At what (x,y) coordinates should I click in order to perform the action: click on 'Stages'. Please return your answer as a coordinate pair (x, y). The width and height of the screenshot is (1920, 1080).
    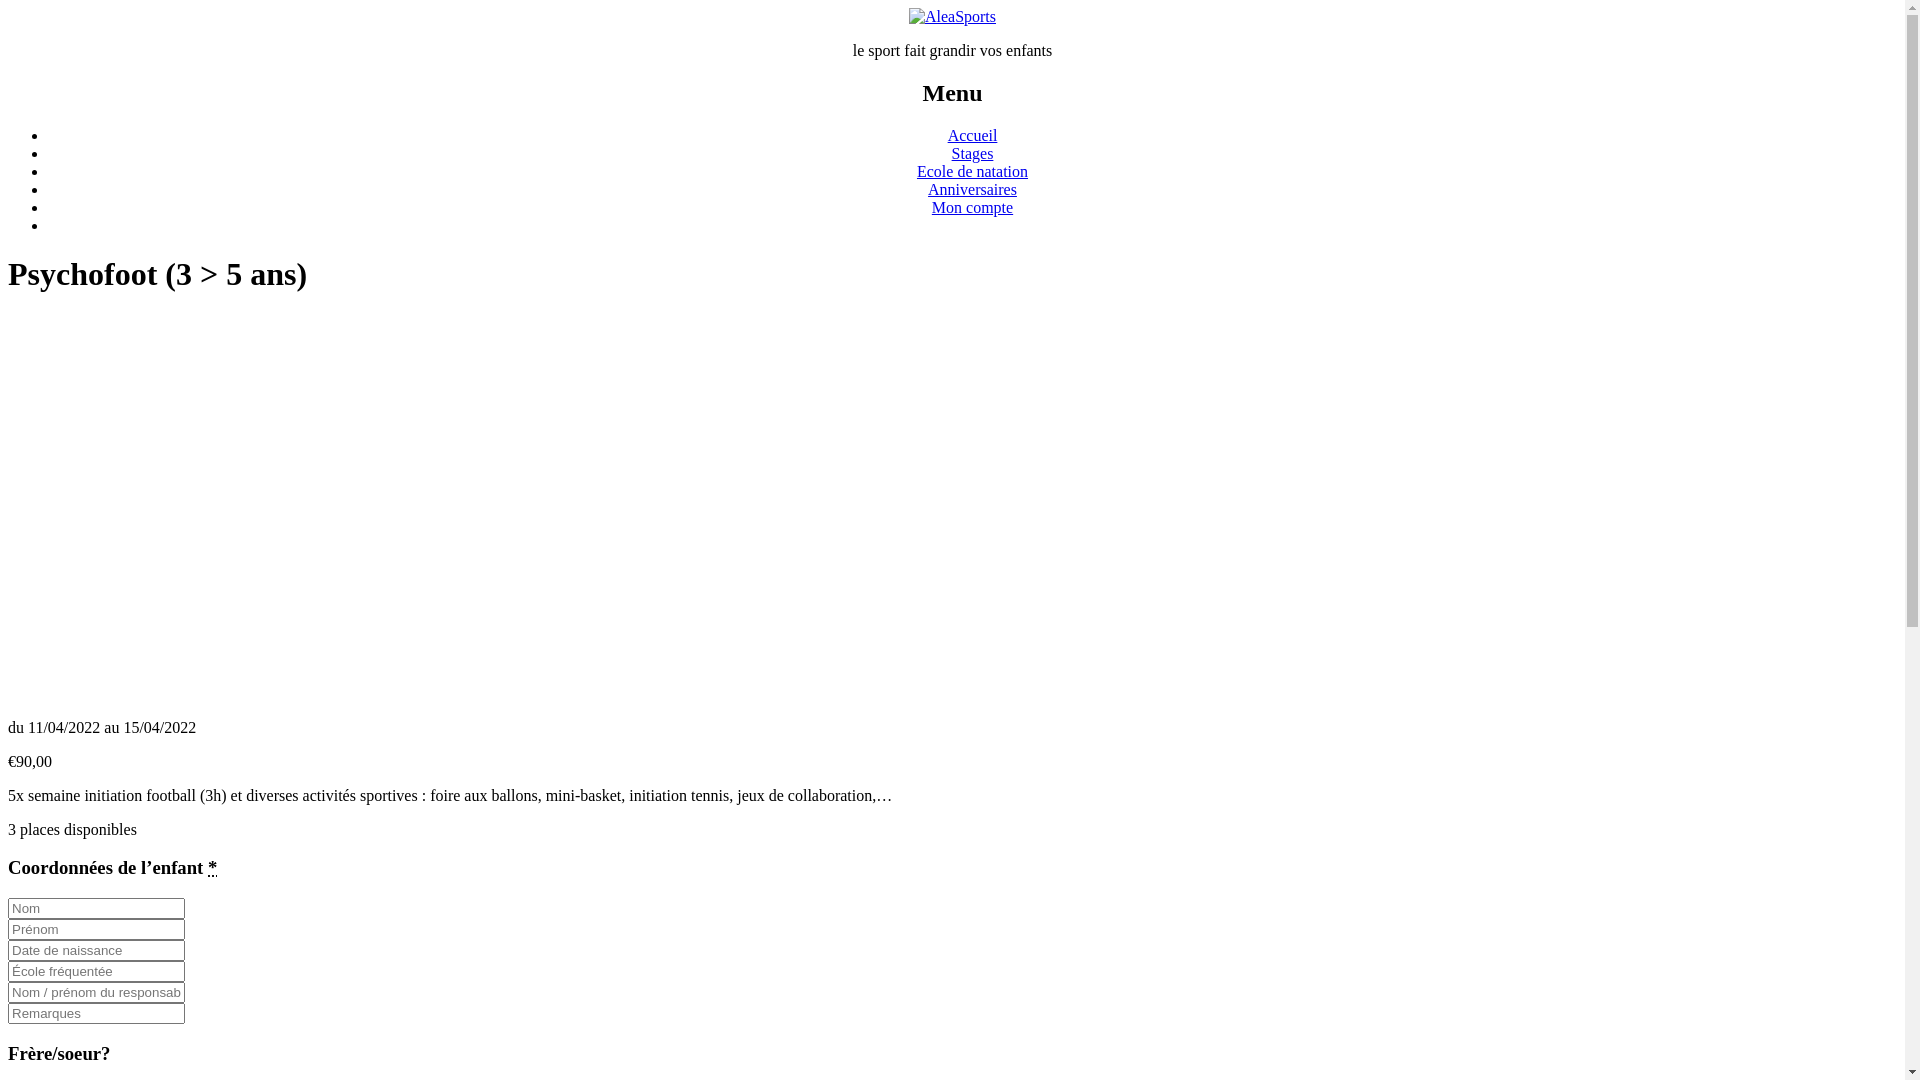
    Looking at the image, I should click on (973, 152).